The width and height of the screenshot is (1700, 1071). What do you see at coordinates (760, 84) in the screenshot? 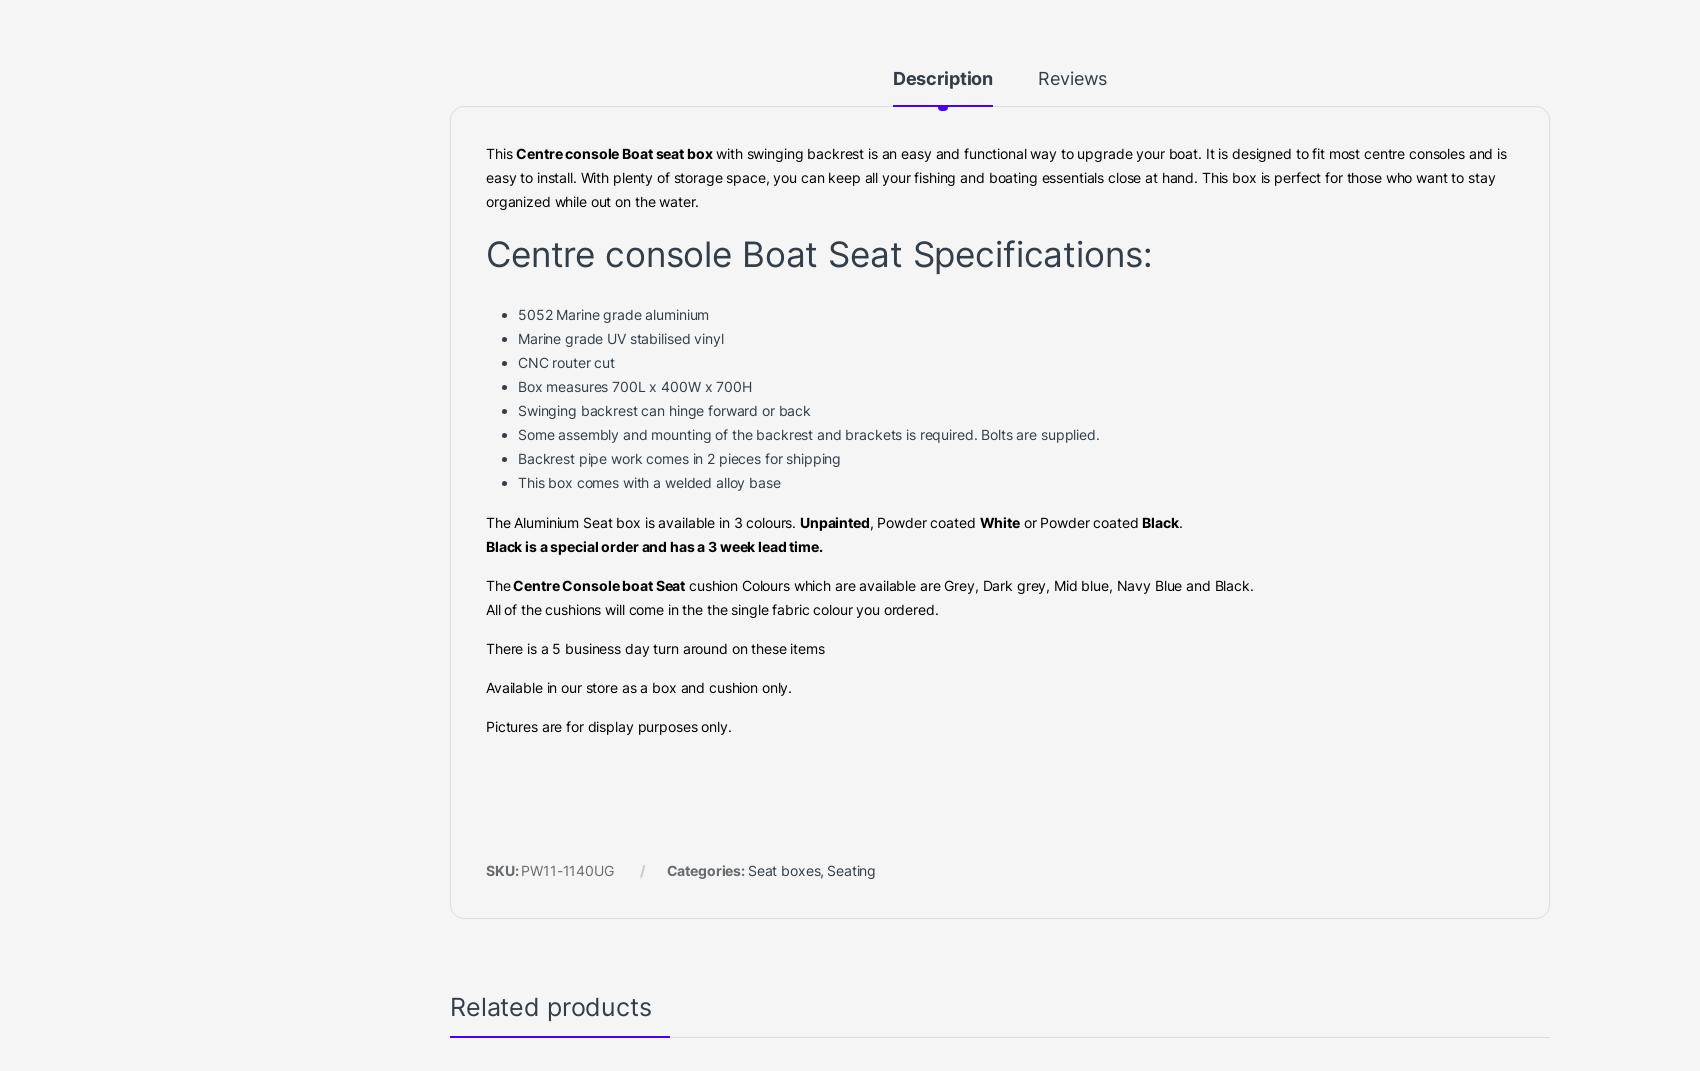
I see `'Seating'` at bounding box center [760, 84].